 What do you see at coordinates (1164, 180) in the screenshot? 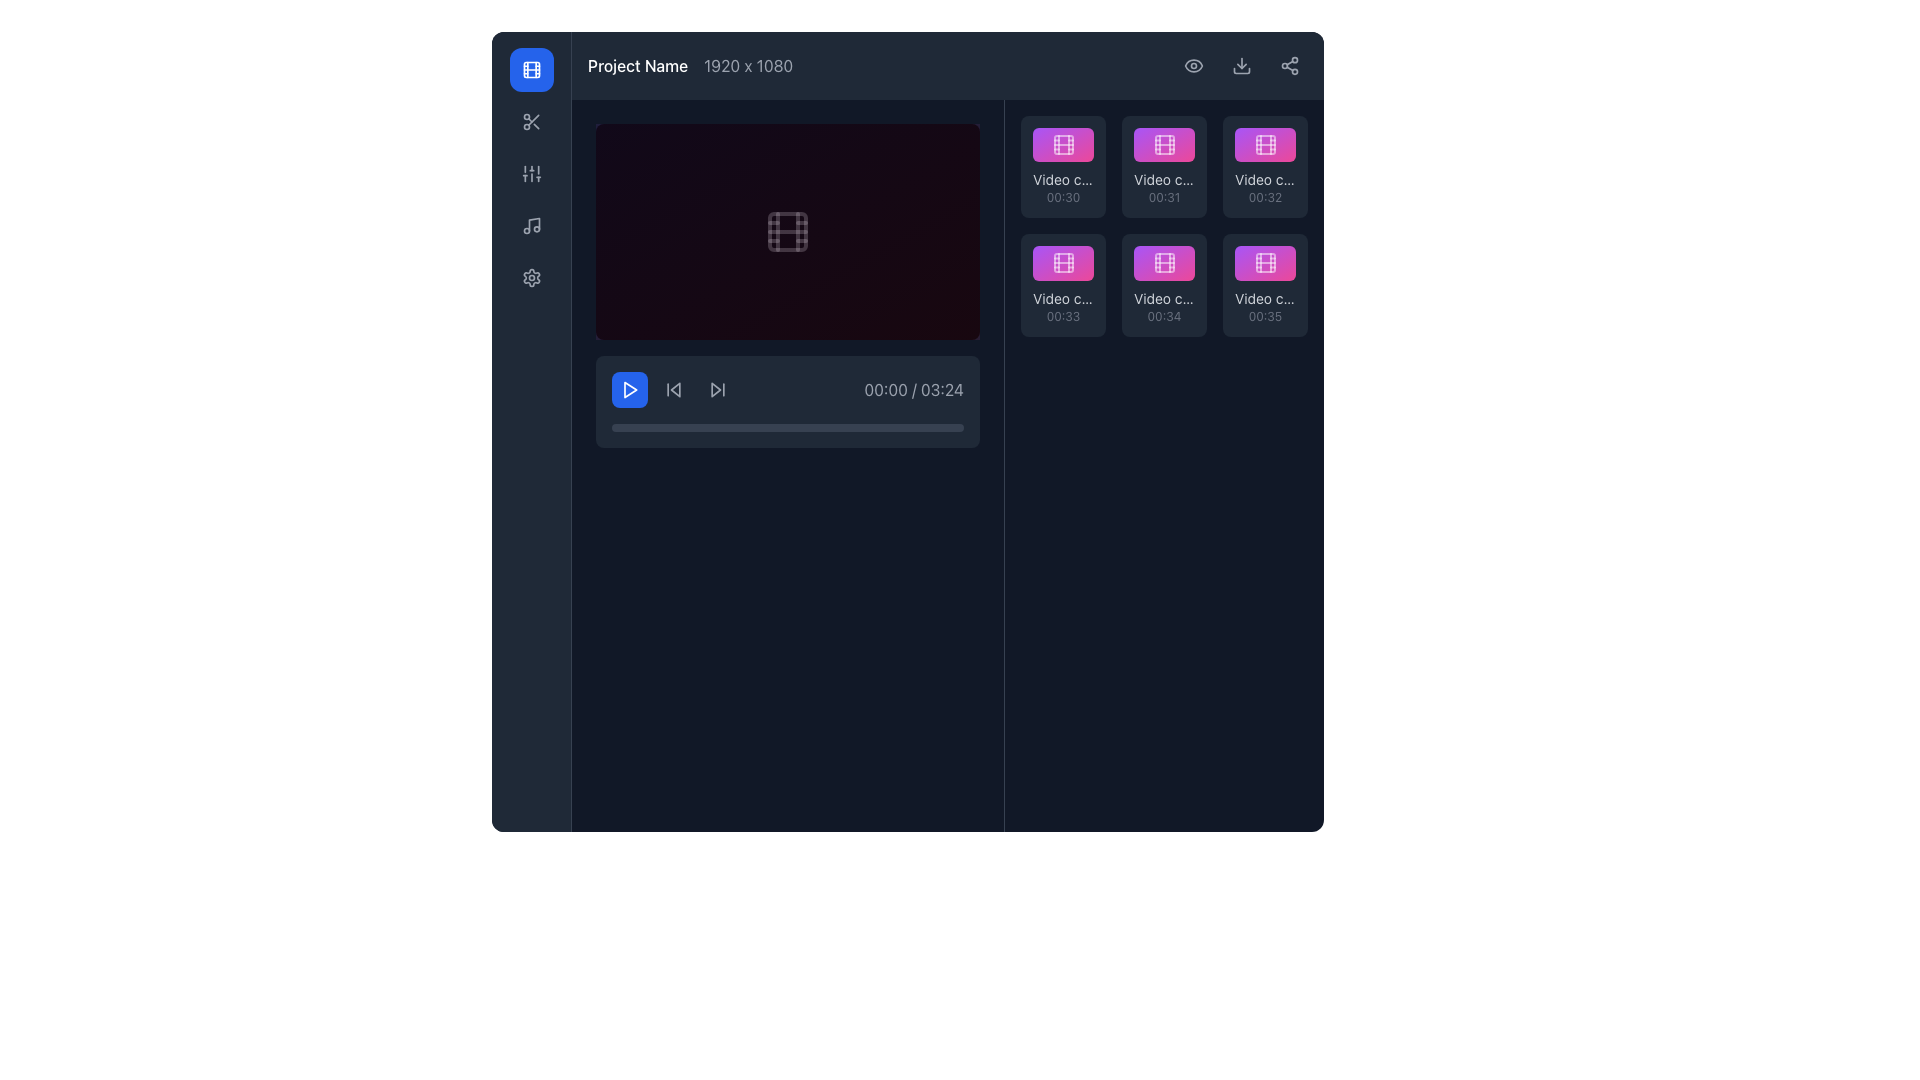
I see `the text label that serves as the title for the corresponding video clip, located at the bottom of the second card in a two-row layout in the right panel` at bounding box center [1164, 180].